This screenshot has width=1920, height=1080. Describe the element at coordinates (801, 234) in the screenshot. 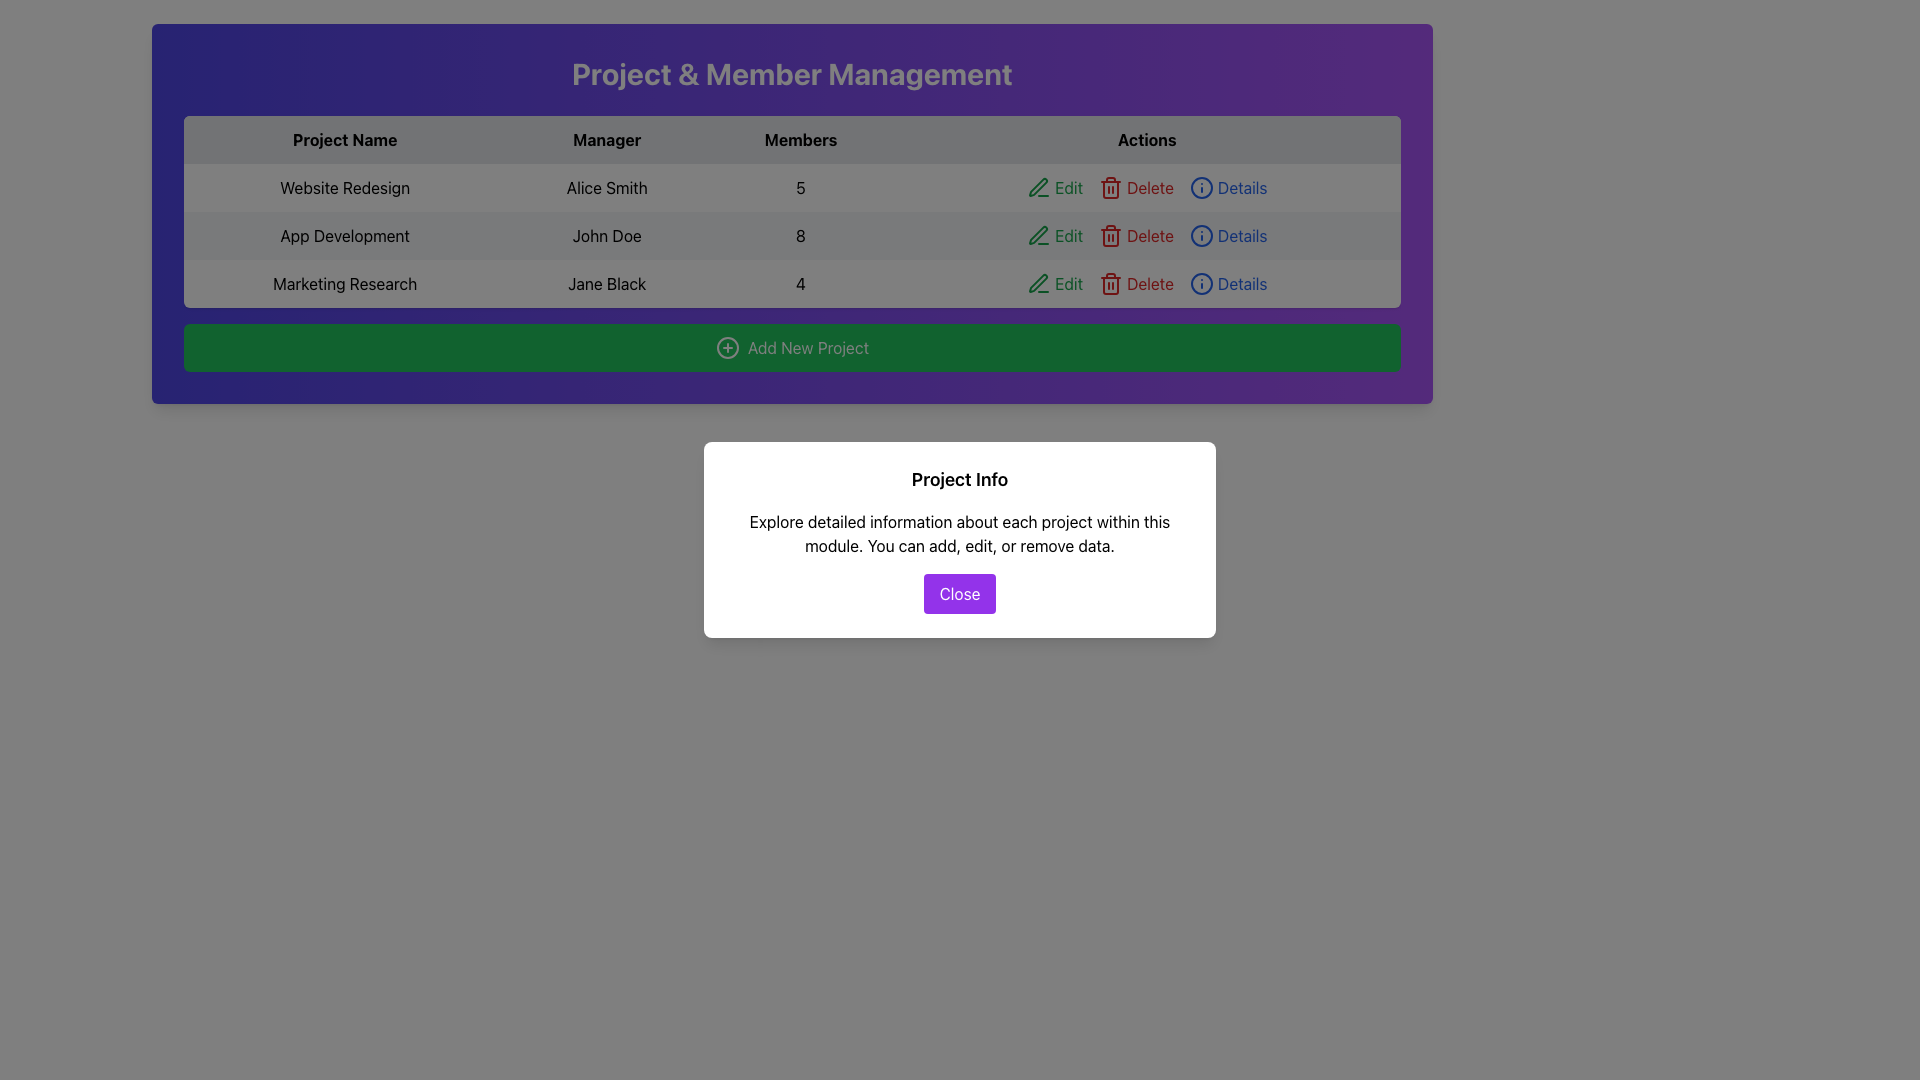

I see `the static text displaying the number of team members in the 'App Development' project for 'John Doe', located in the third column of the second row in the table` at that location.